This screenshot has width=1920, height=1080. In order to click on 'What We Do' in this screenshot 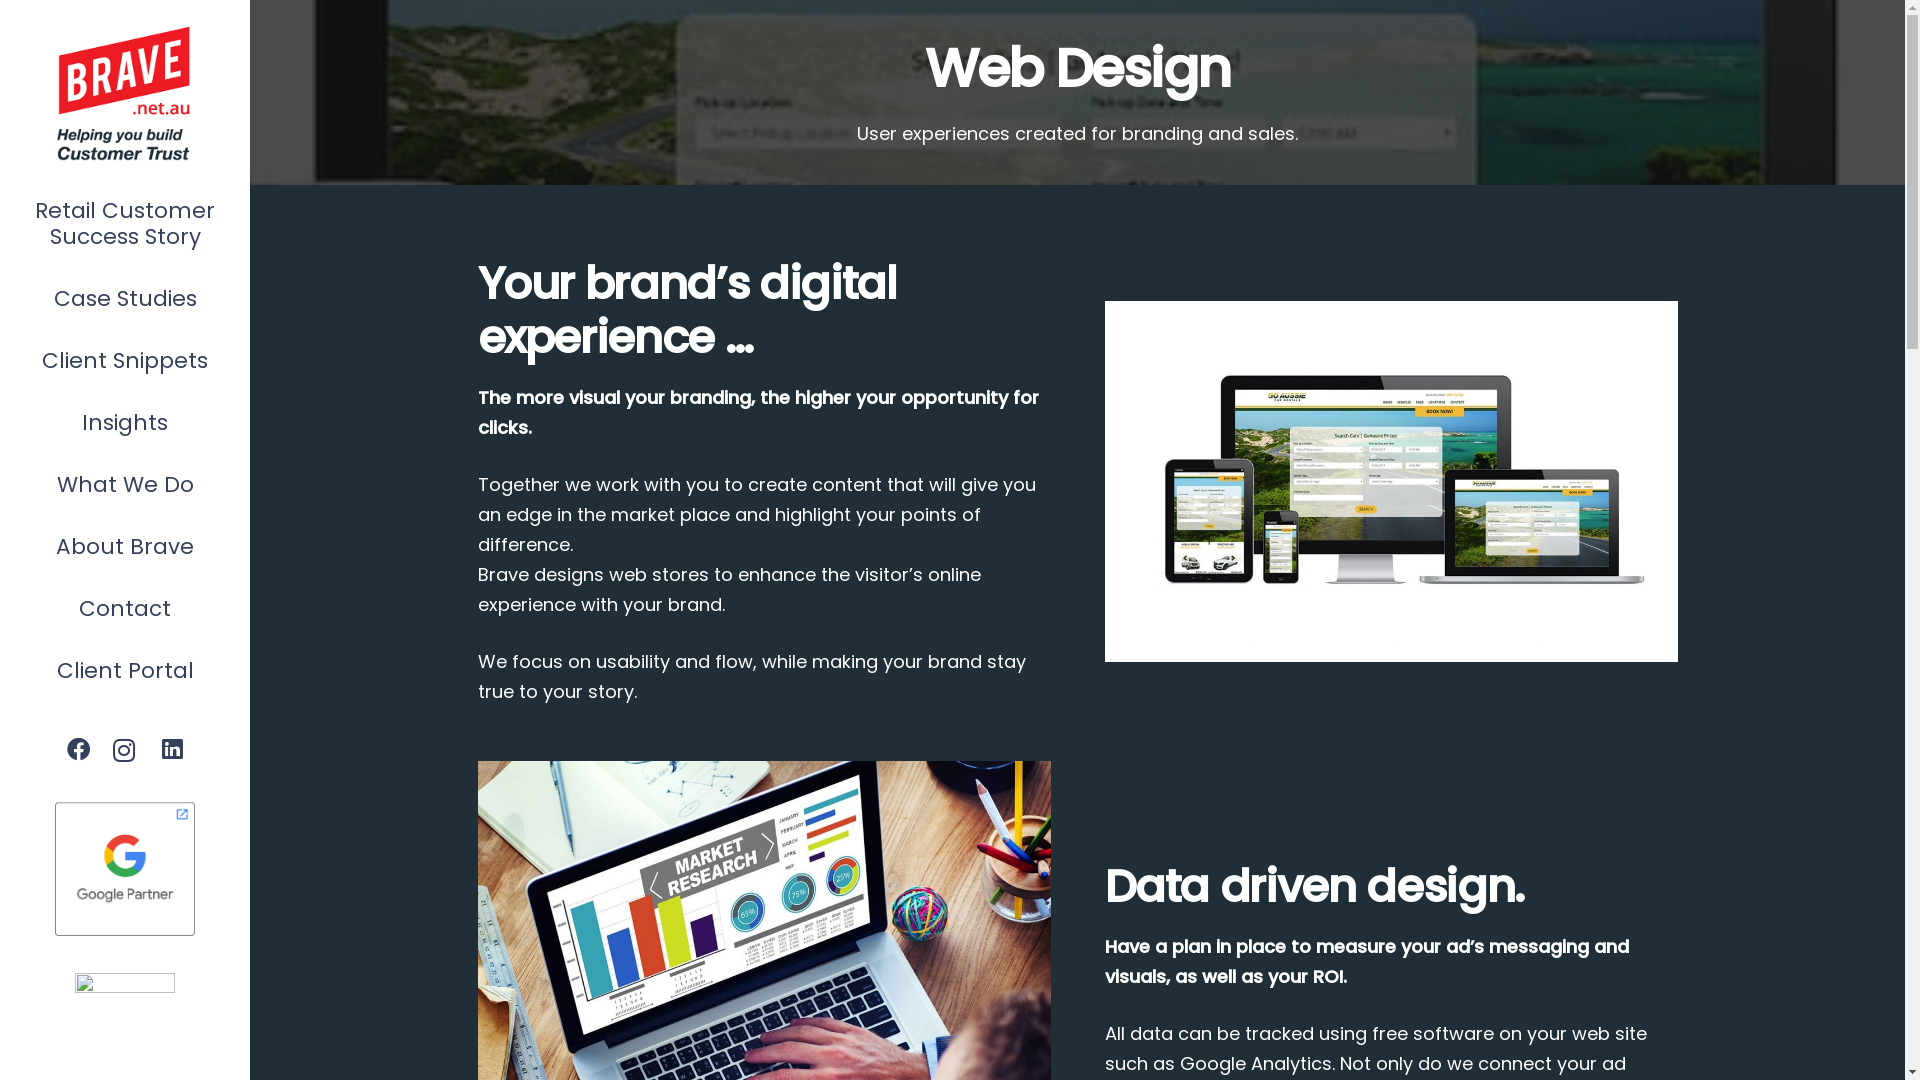, I will do `click(123, 485)`.